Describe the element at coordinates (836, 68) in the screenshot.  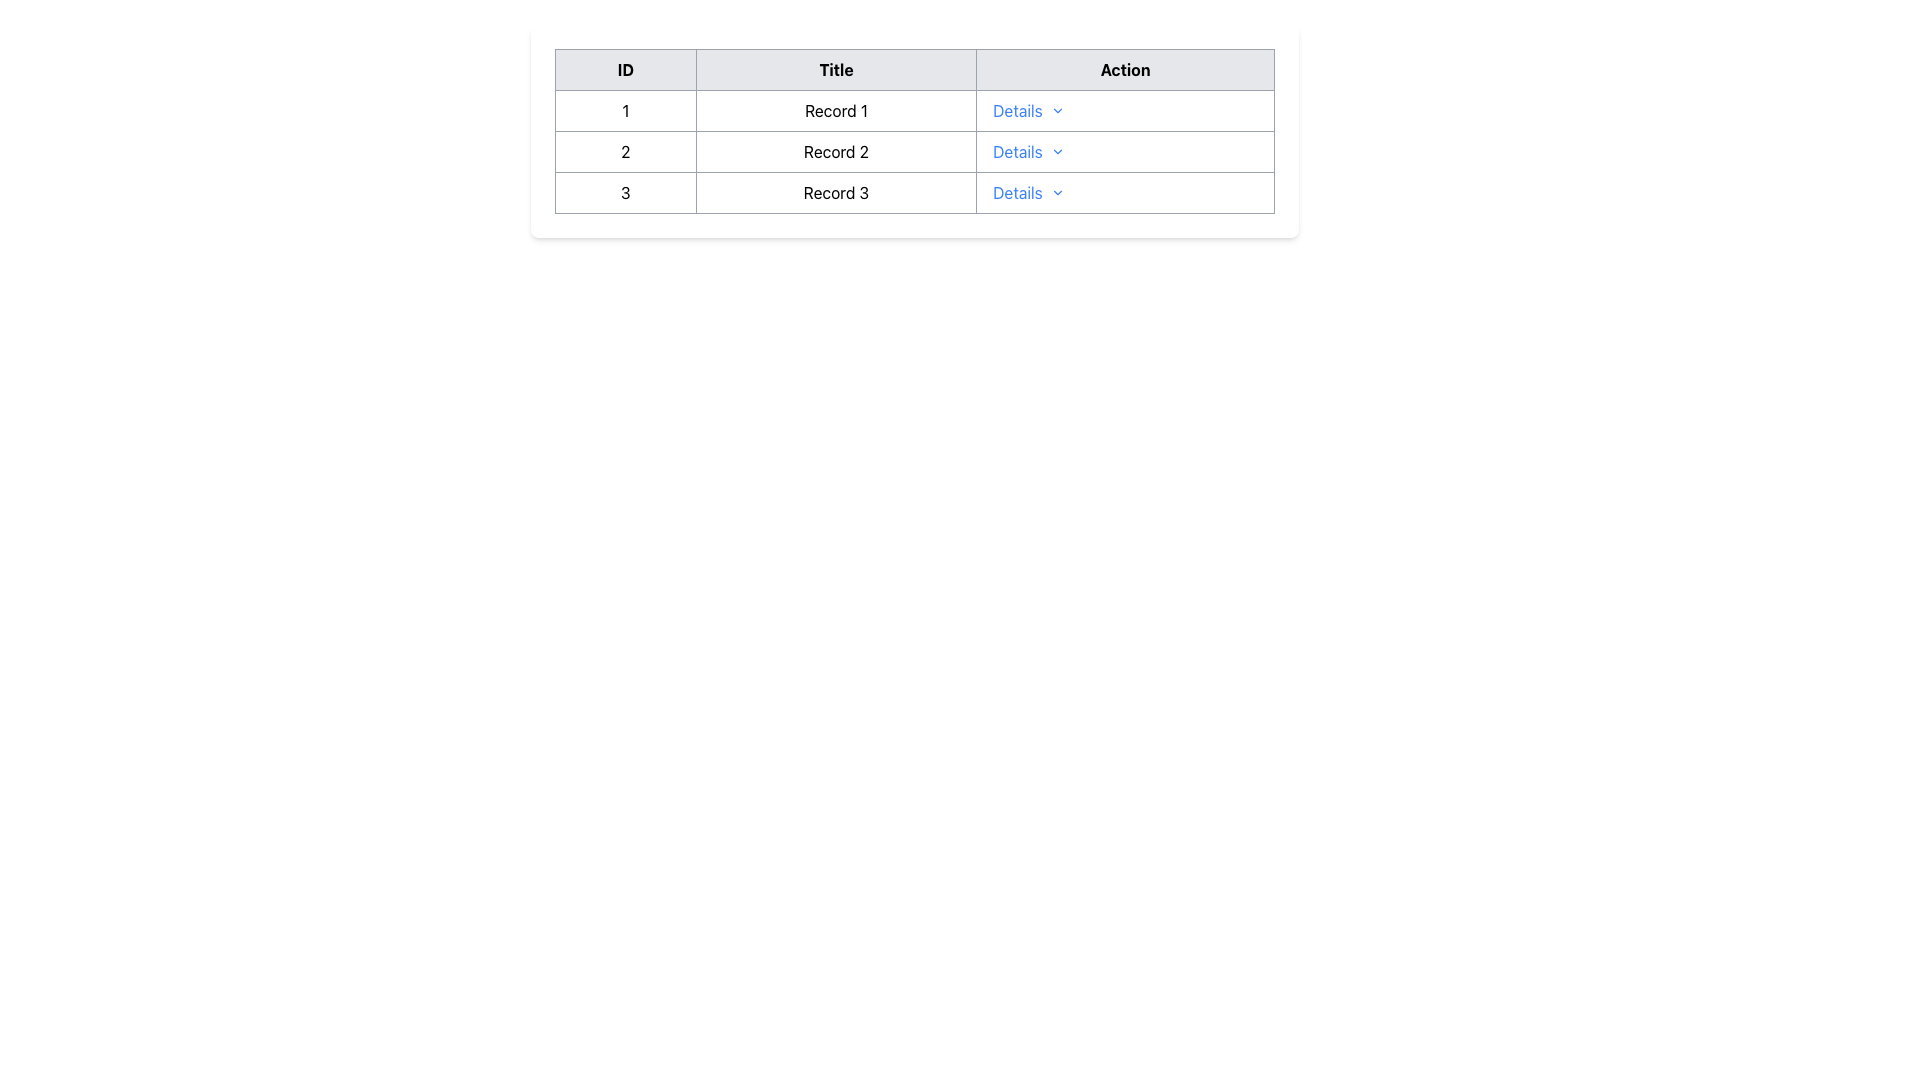
I see `title text from the Table Header Cell labeled 'Title', which is the second column header in the table` at that location.